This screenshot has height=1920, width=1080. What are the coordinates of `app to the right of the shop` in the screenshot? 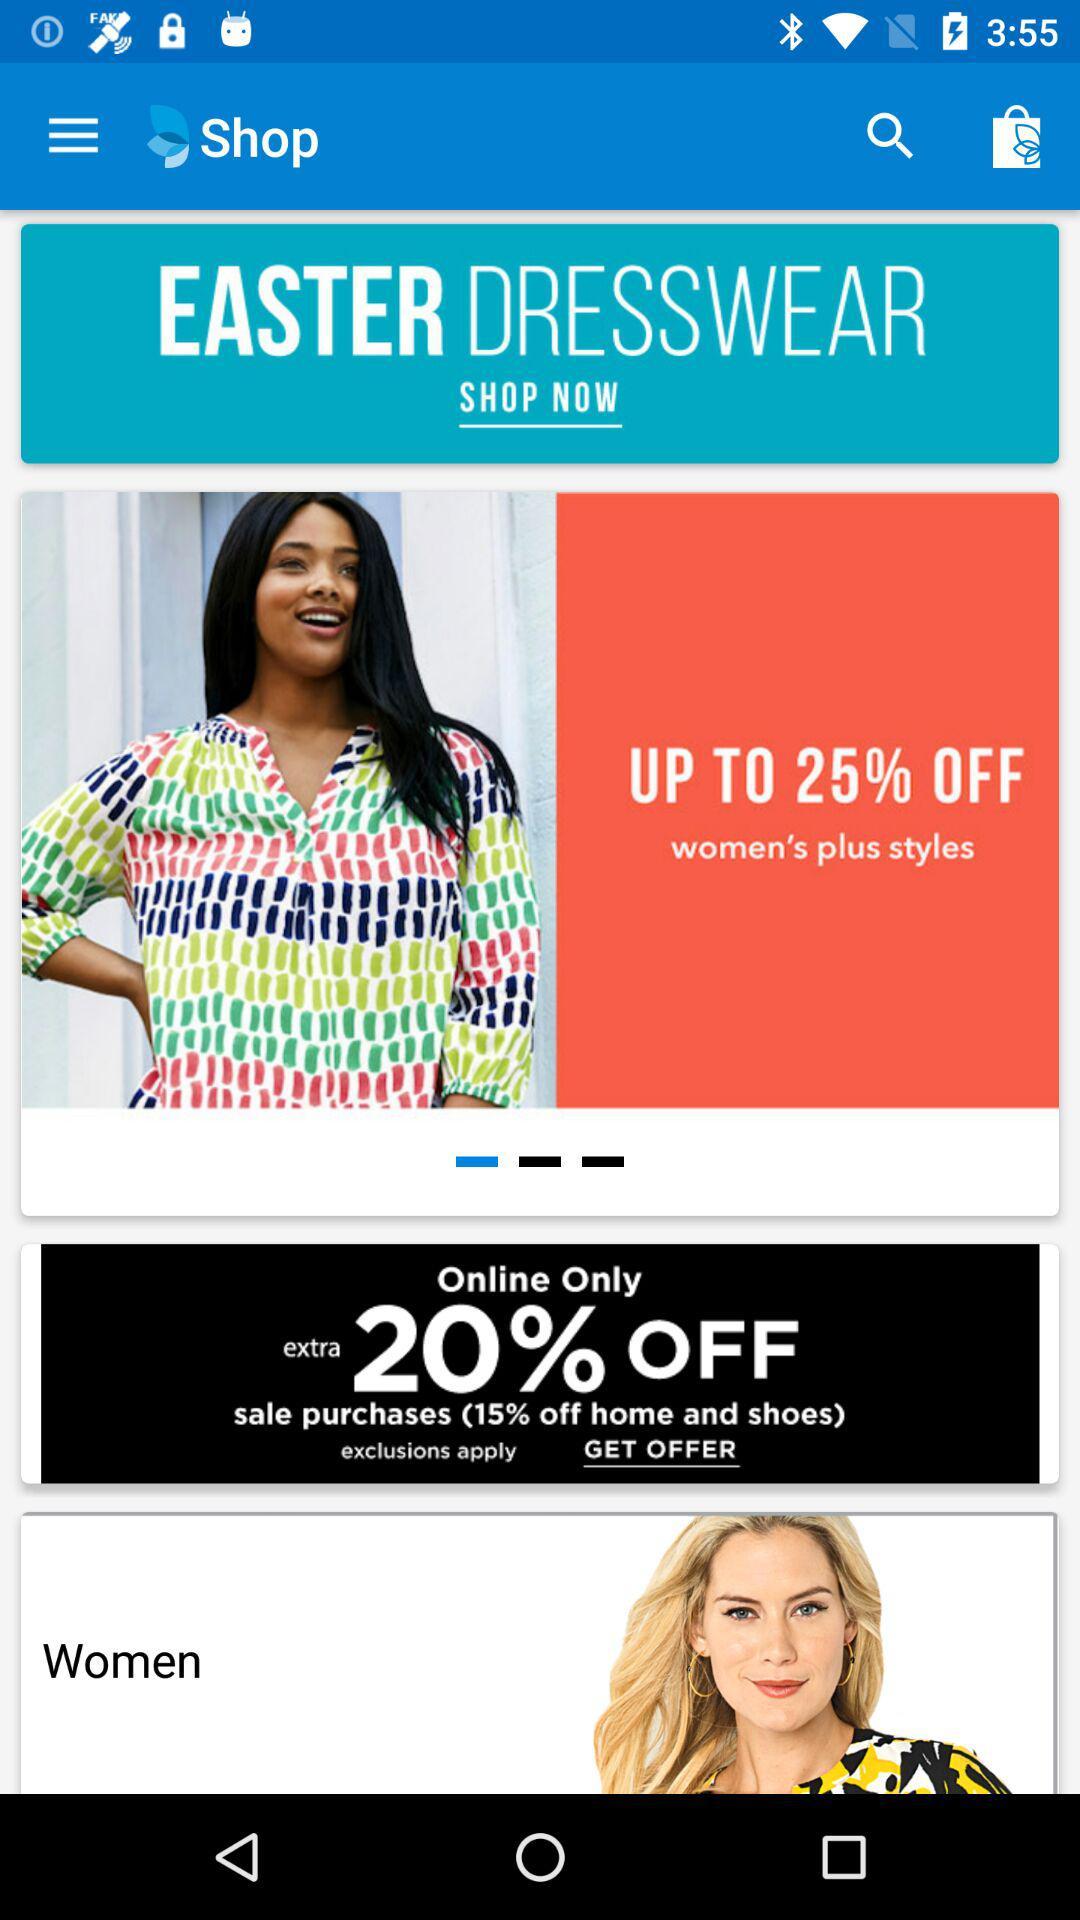 It's located at (890, 135).